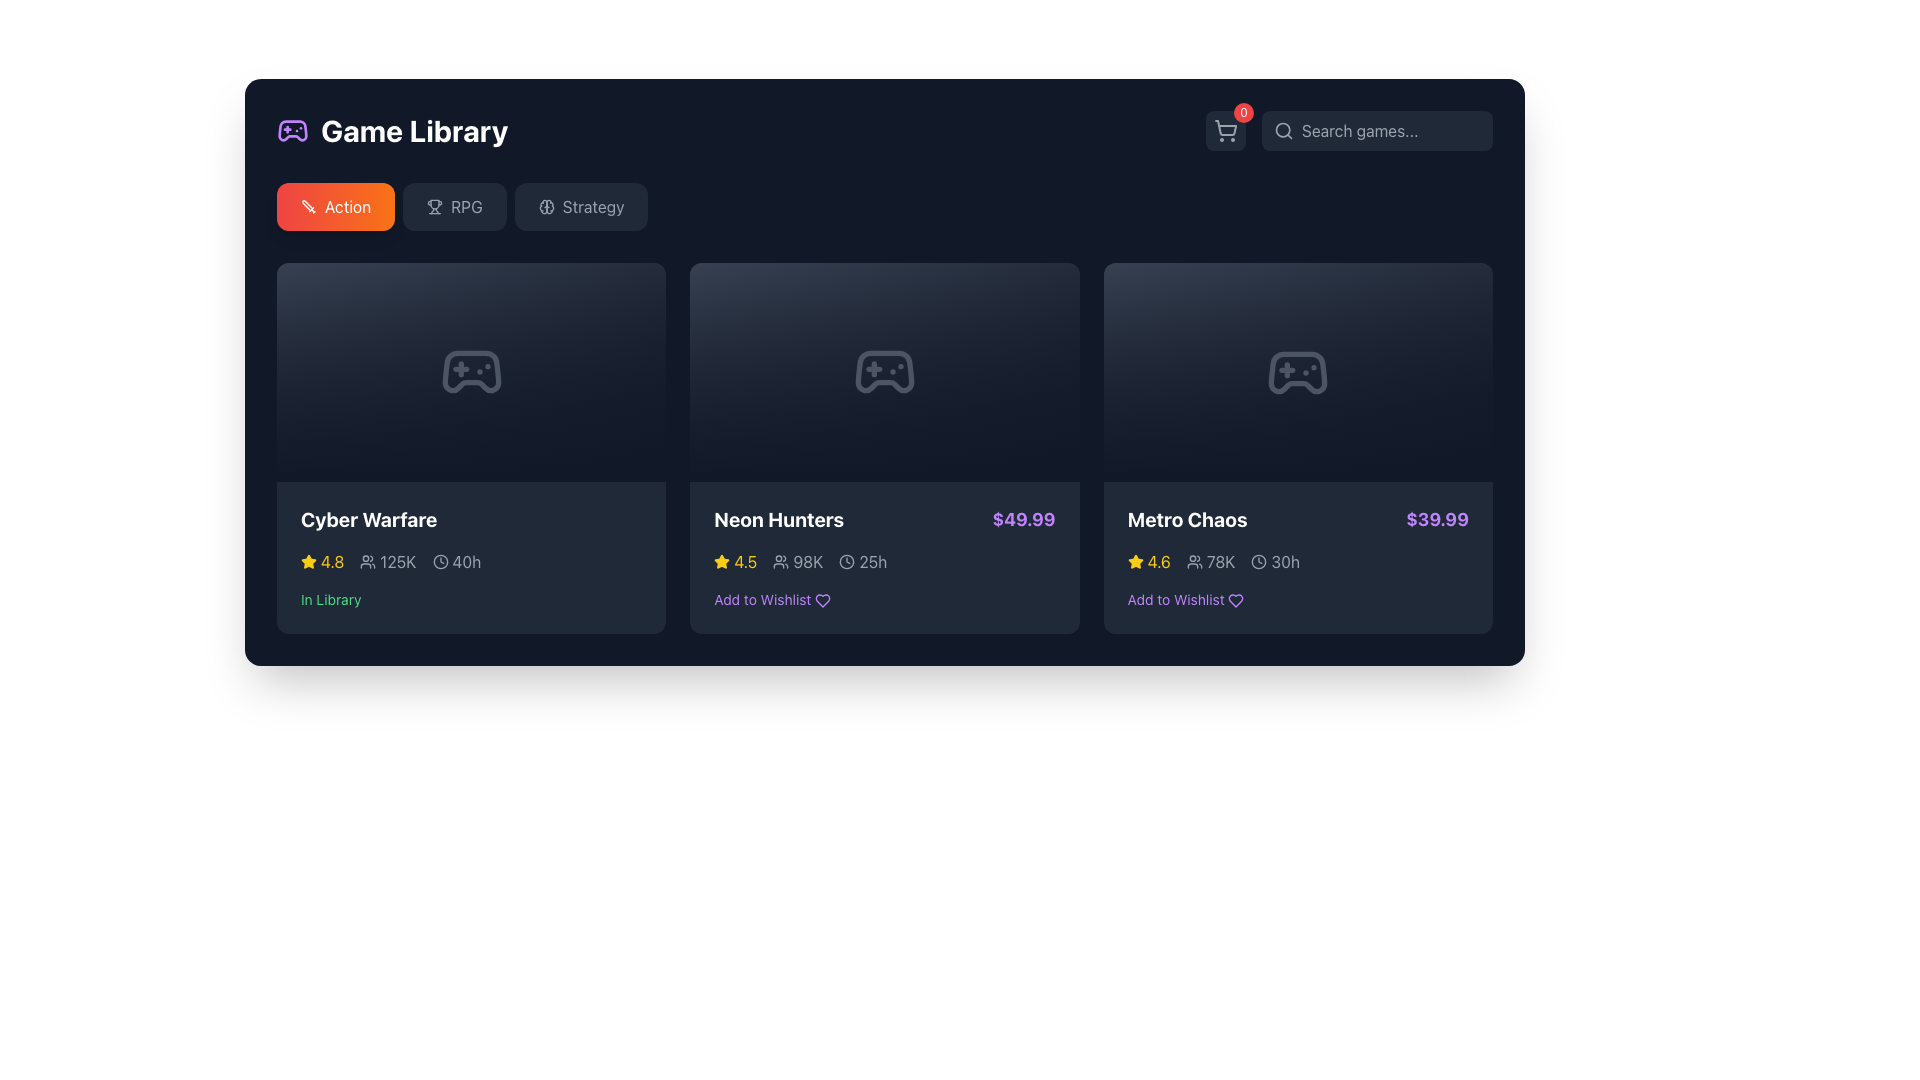 The width and height of the screenshot is (1920, 1080). What do you see at coordinates (455, 562) in the screenshot?
I see `the text label indicating the estimated playtime of '40h' for the game 'Cyber Warfare', which is located next to a clock icon` at bounding box center [455, 562].